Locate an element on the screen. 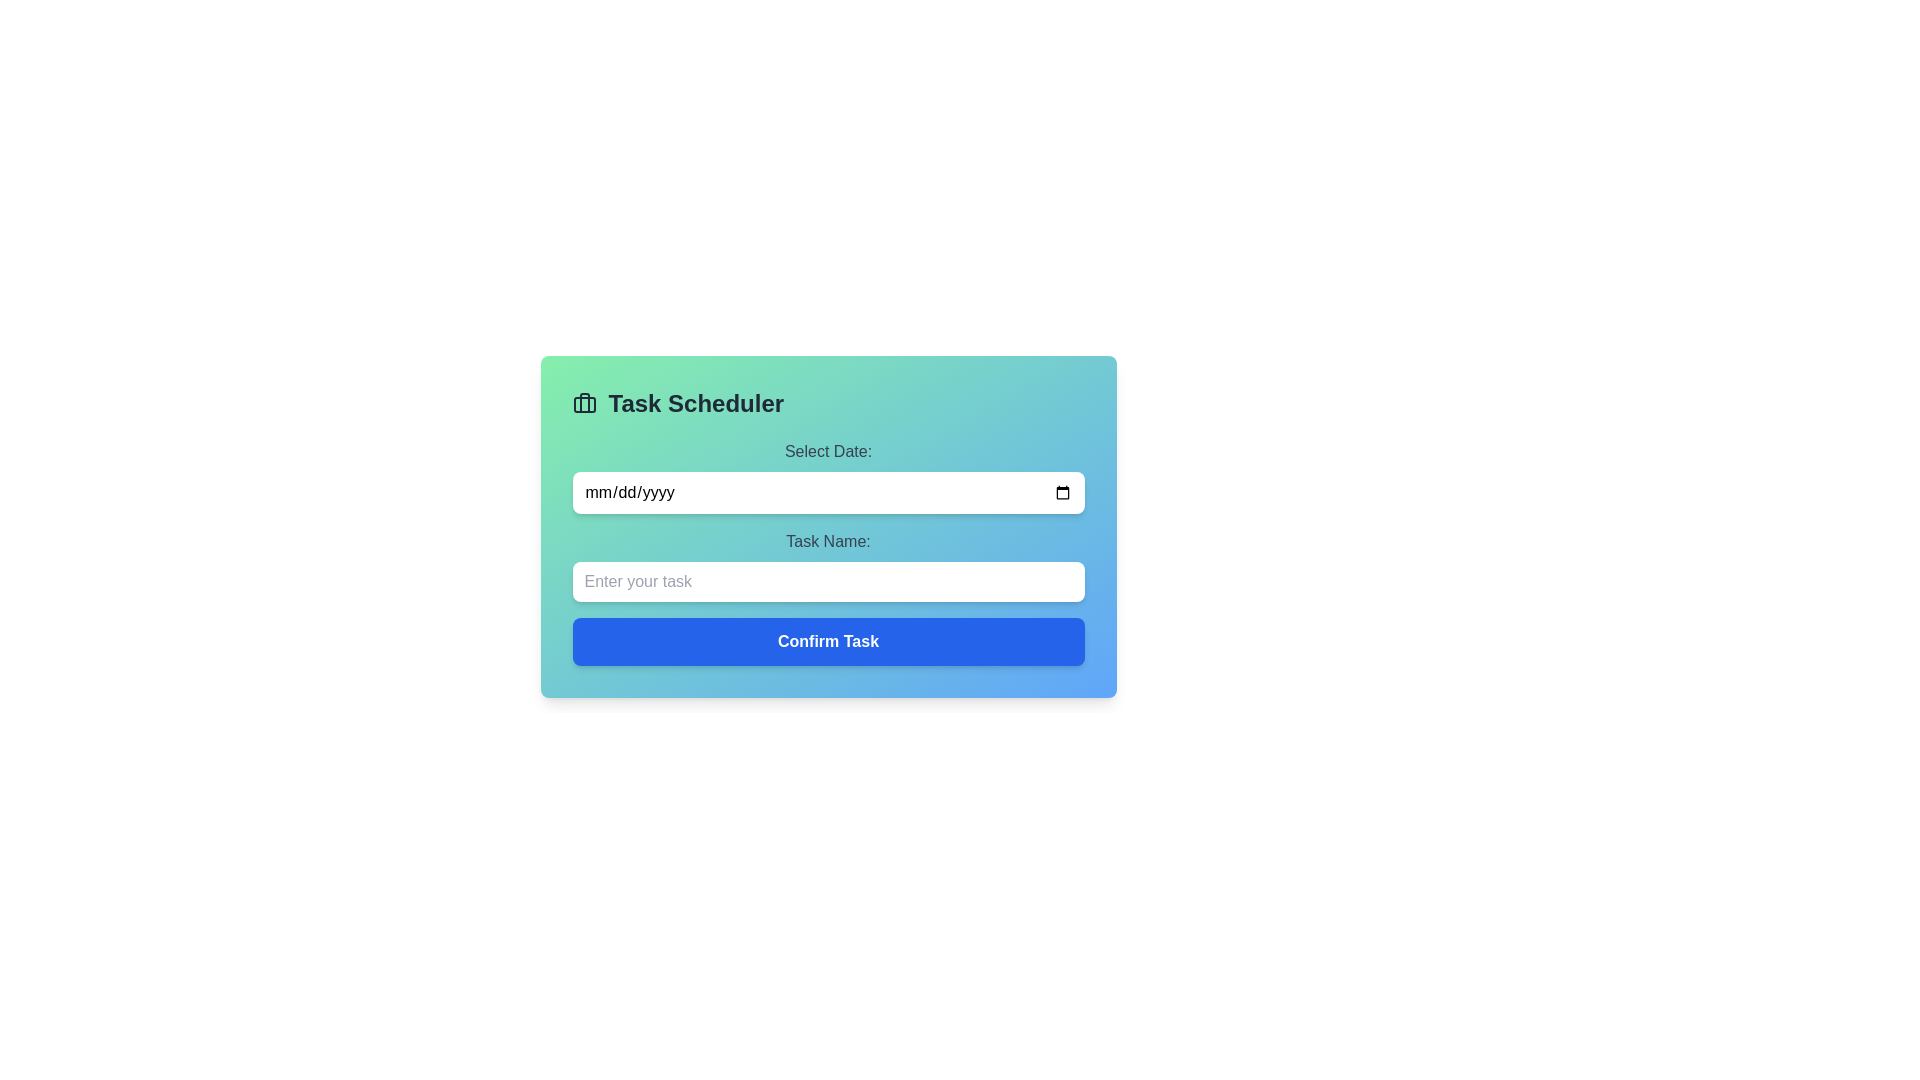 The height and width of the screenshot is (1080, 1920). vertical segment of the briefcase icon, which is part of the larger SVG graphic located to the left of the 'Task Scheduler' title is located at coordinates (583, 402).